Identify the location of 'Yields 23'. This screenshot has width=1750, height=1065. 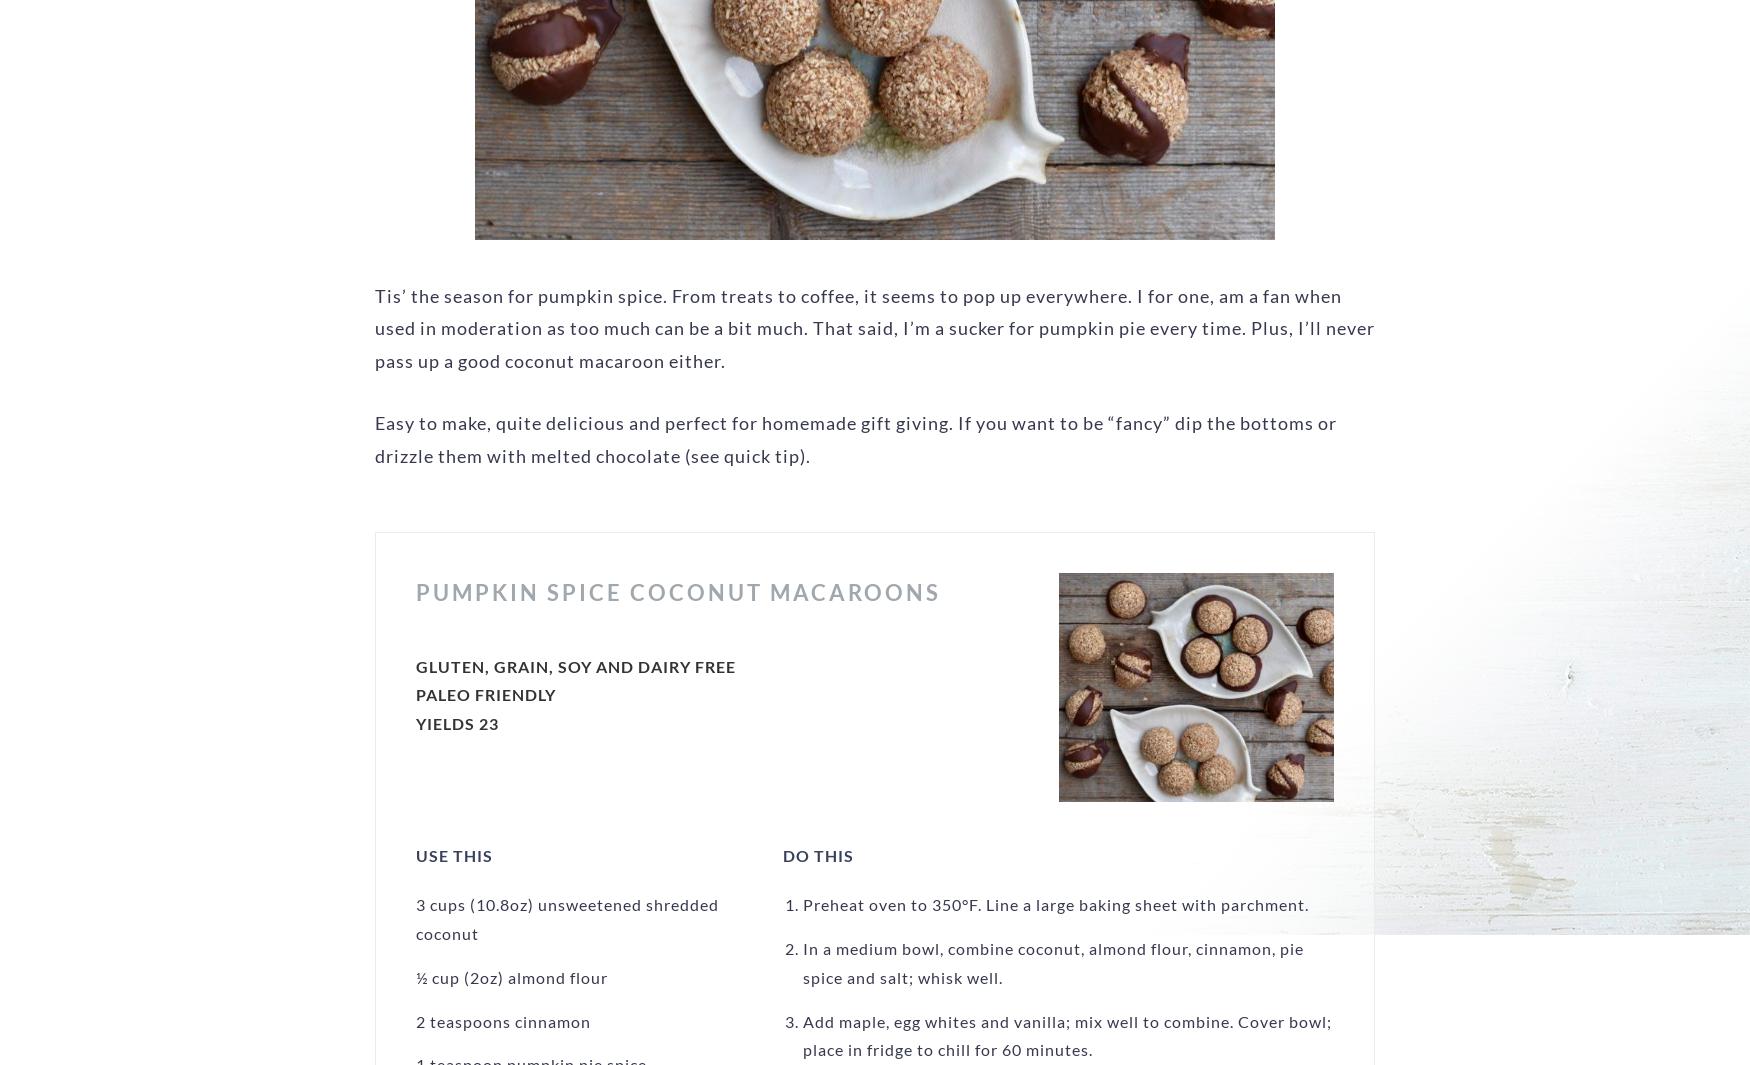
(457, 723).